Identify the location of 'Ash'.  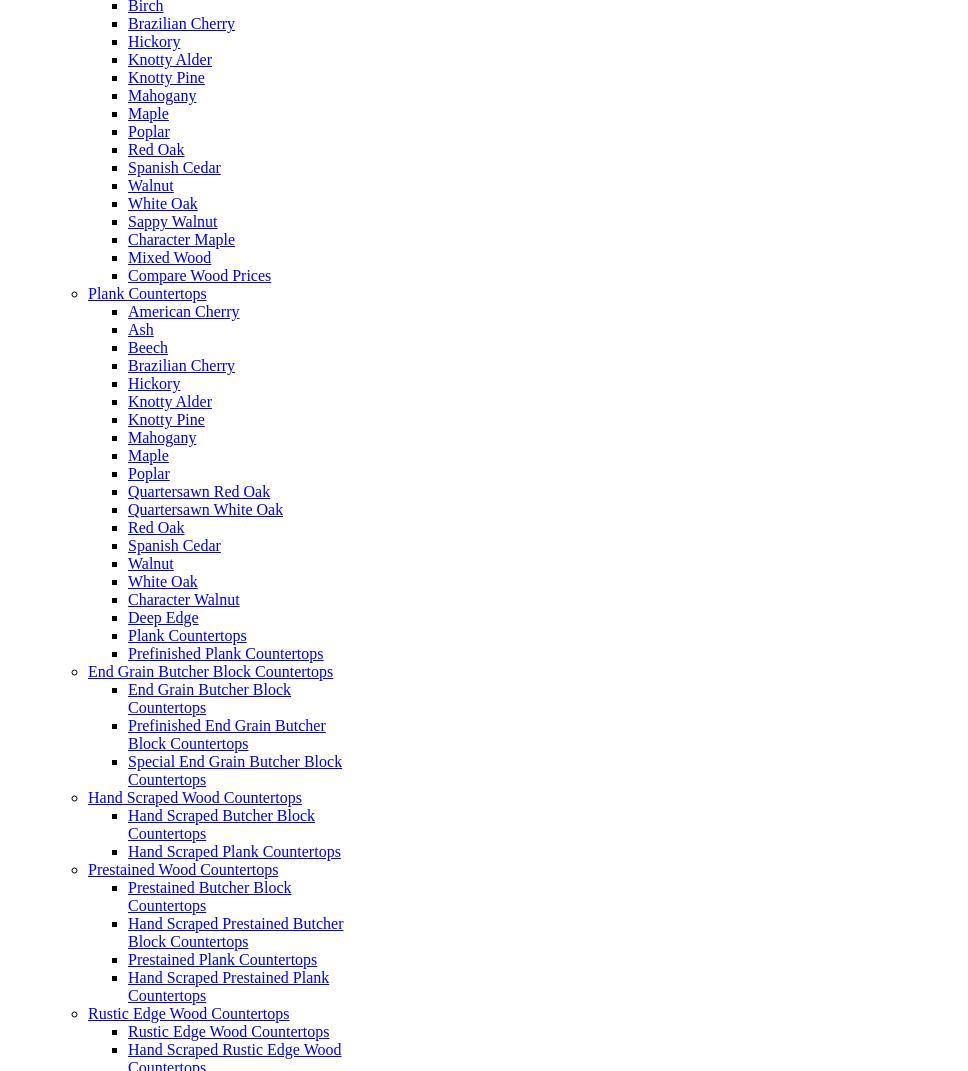
(139, 328).